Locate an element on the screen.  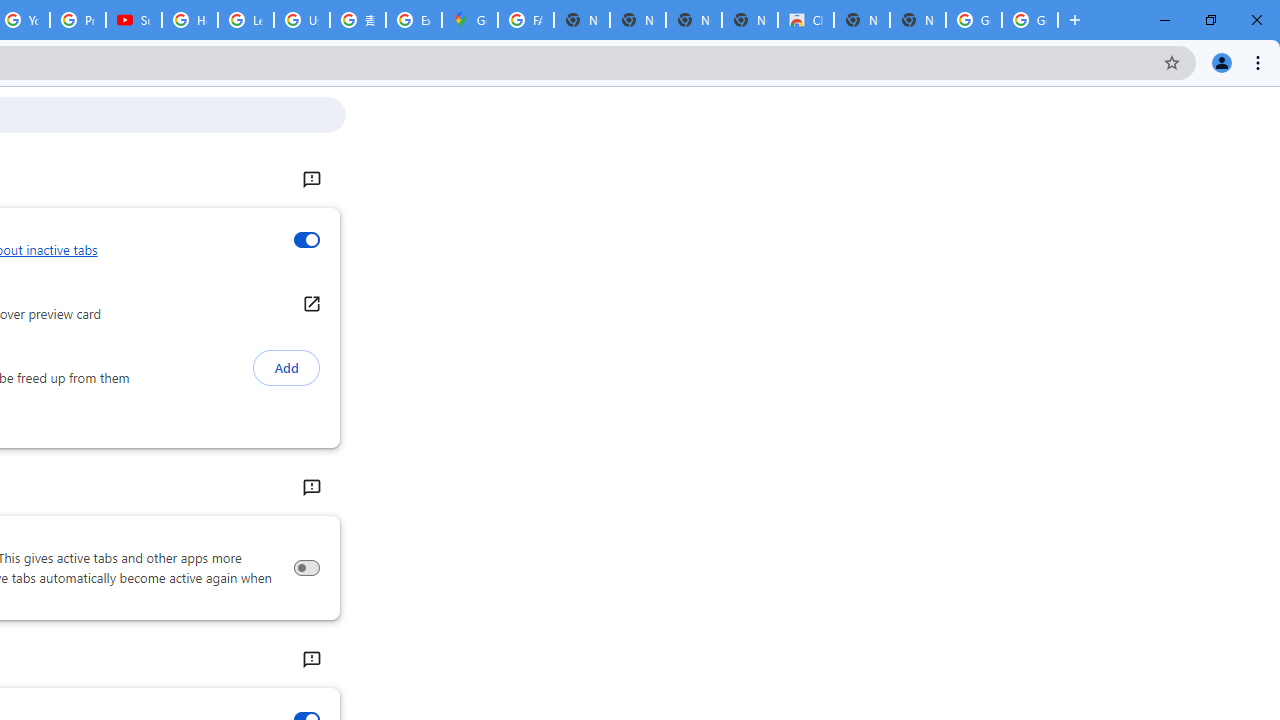
'Google Maps' is located at coordinates (468, 20).